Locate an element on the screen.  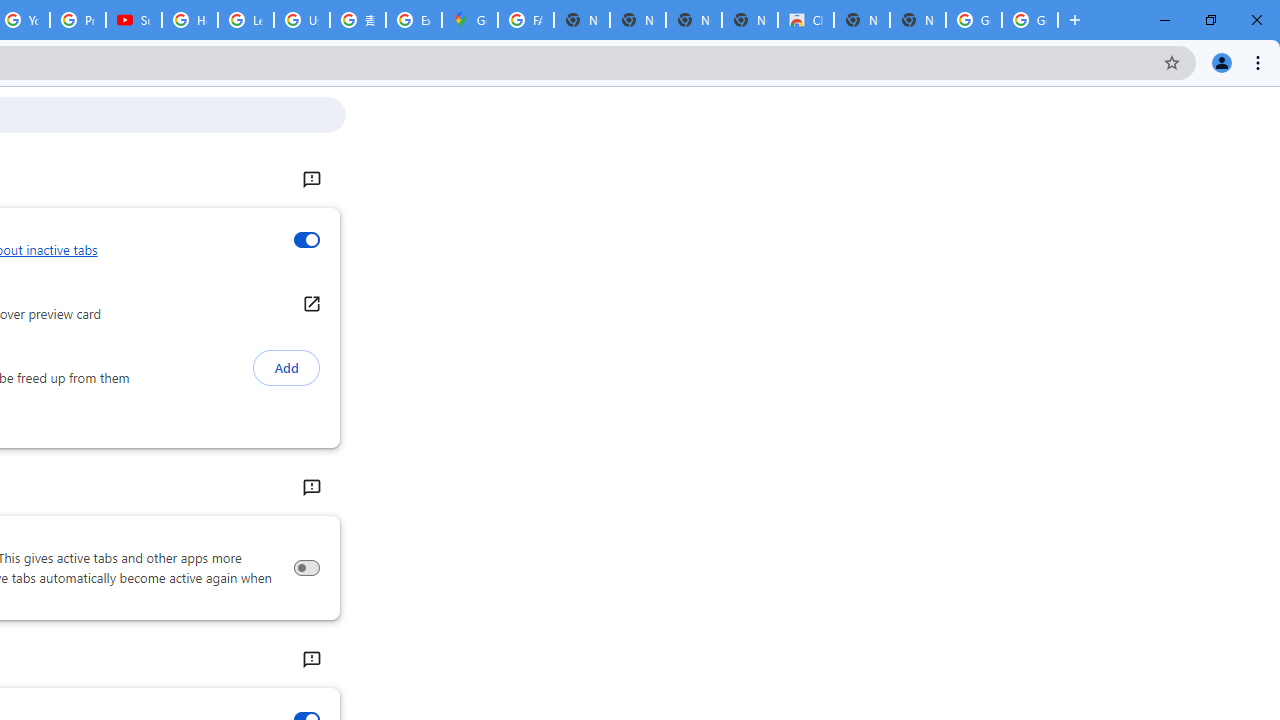
'Google Maps' is located at coordinates (468, 20).